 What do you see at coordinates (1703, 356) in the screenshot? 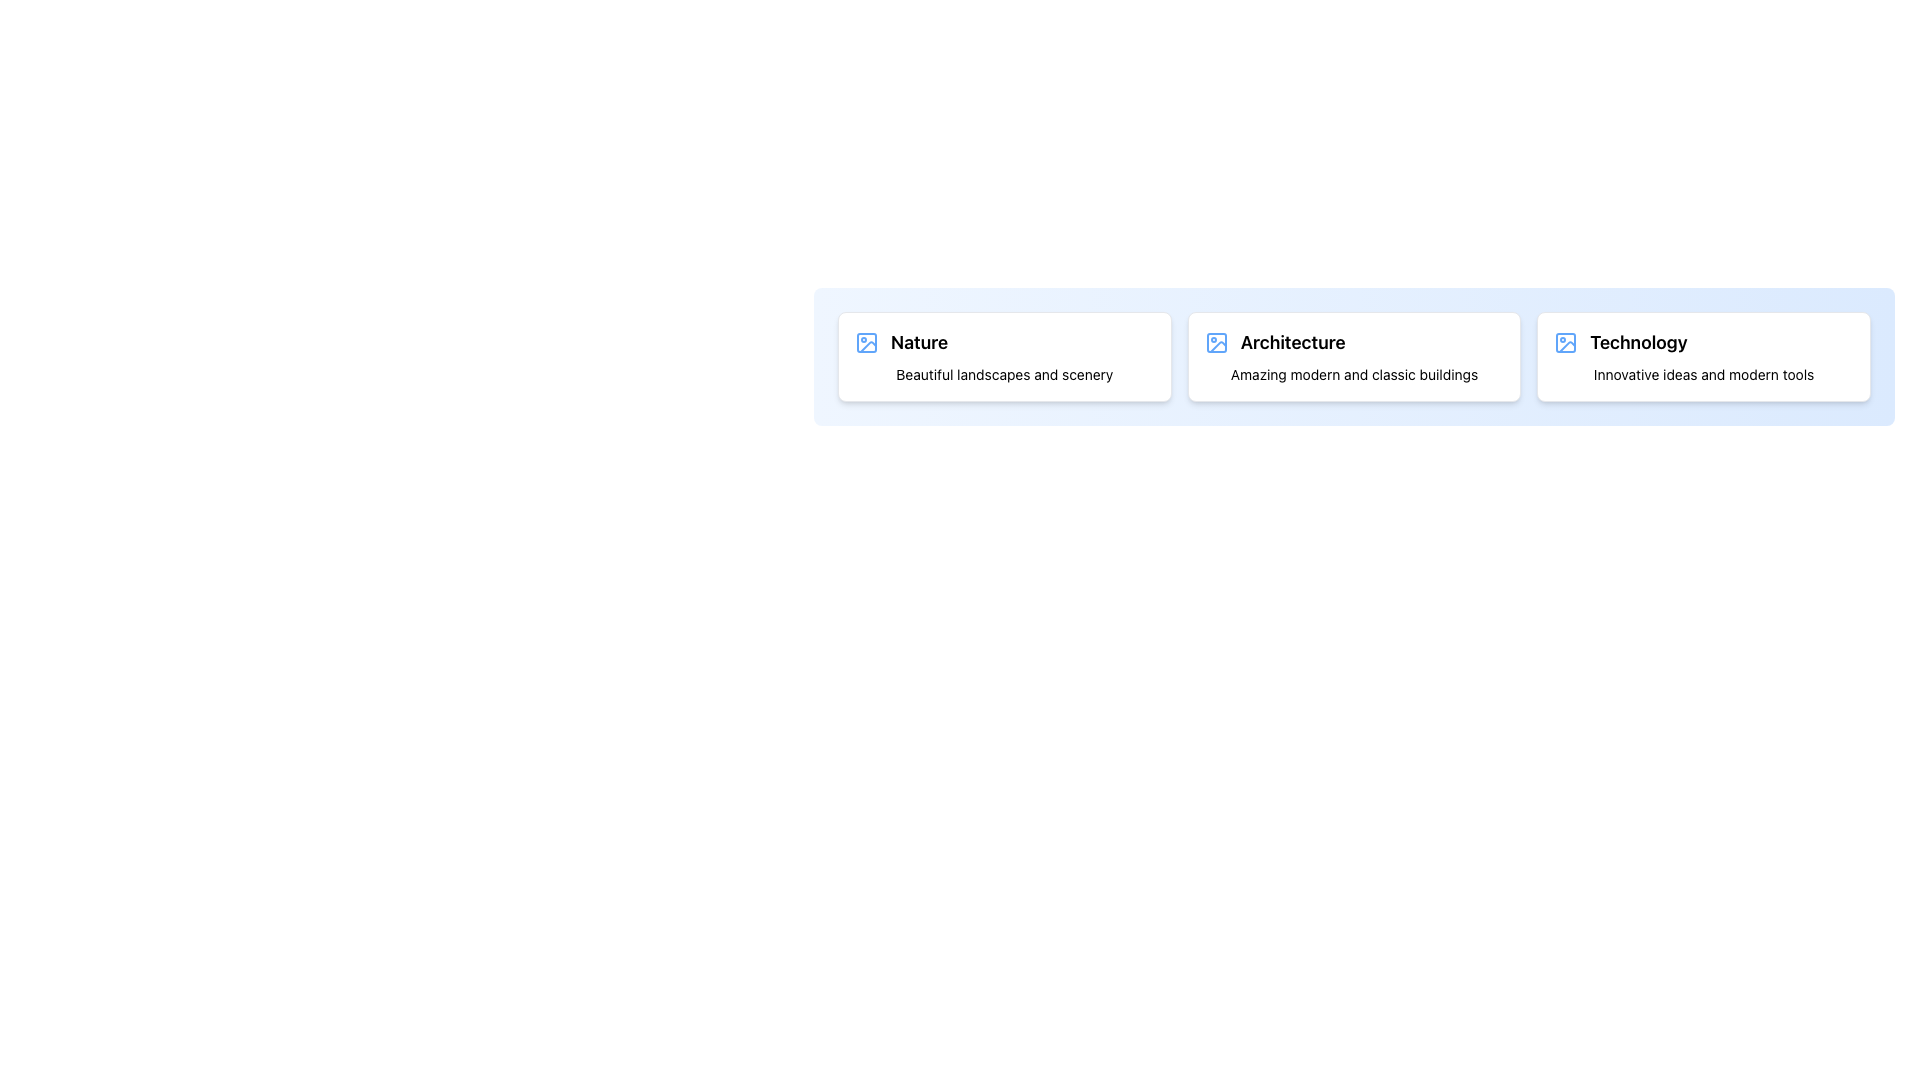
I see `the card titled 'Technology' which is the third card in a grid layout, featuring a blue icon and bold text 'Technology' with a description below` at bounding box center [1703, 356].